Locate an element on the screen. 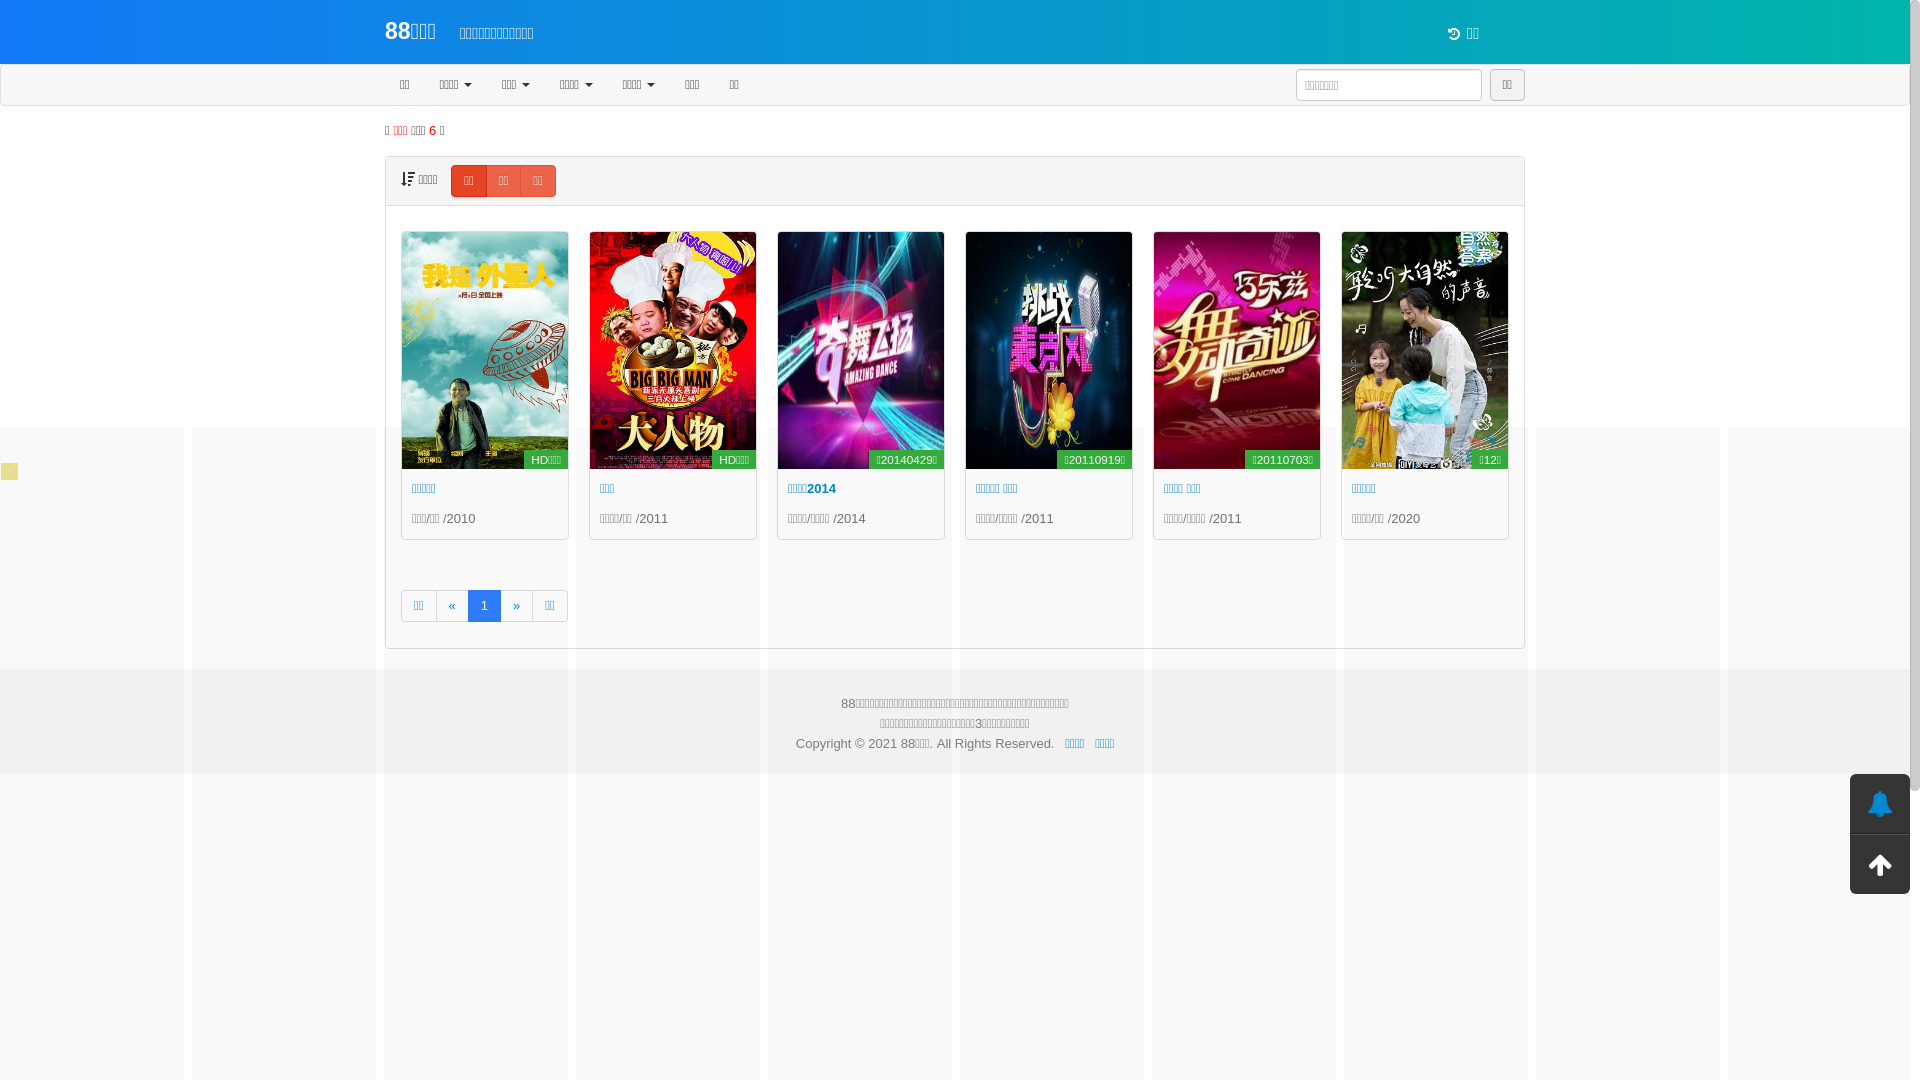 Image resolution: width=1920 pixels, height=1080 pixels. '2014' is located at coordinates (851, 517).